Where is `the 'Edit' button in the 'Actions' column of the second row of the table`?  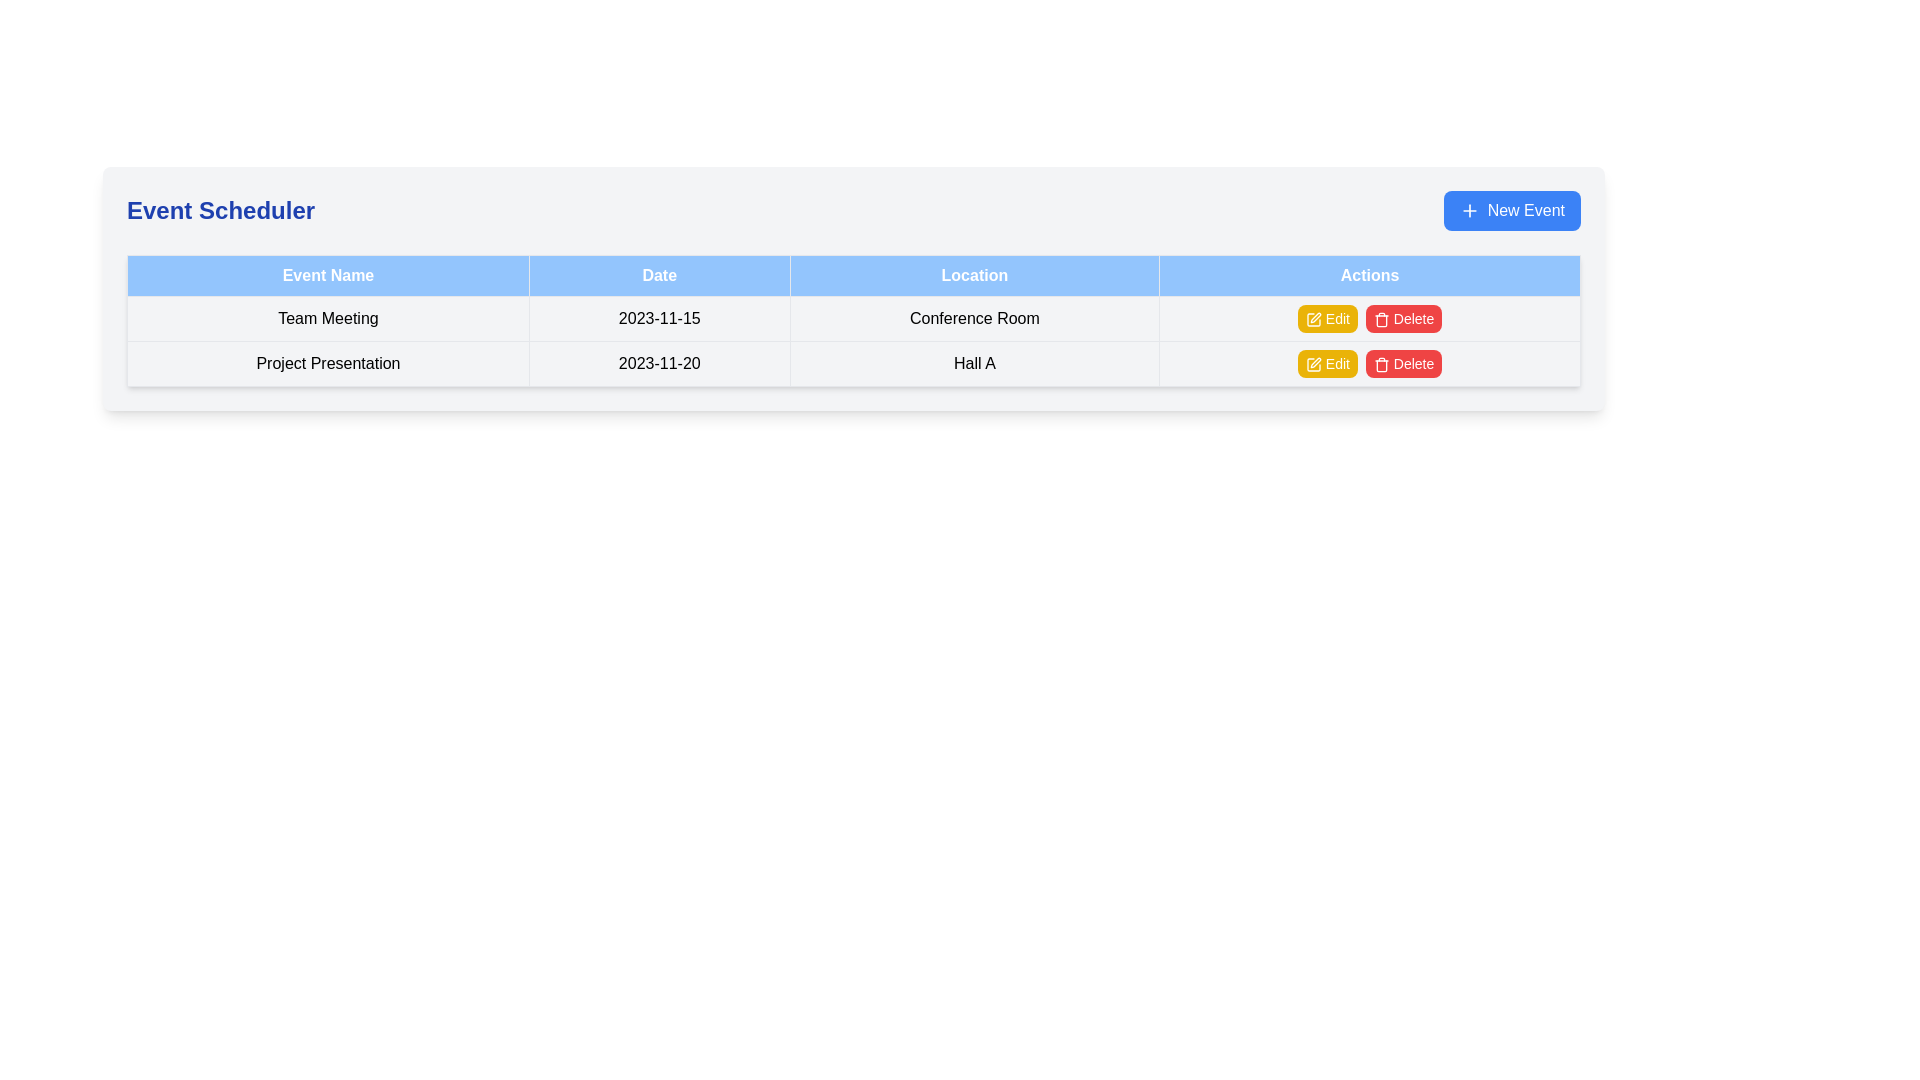
the 'Edit' button in the 'Actions' column of the second row of the table is located at coordinates (1313, 365).